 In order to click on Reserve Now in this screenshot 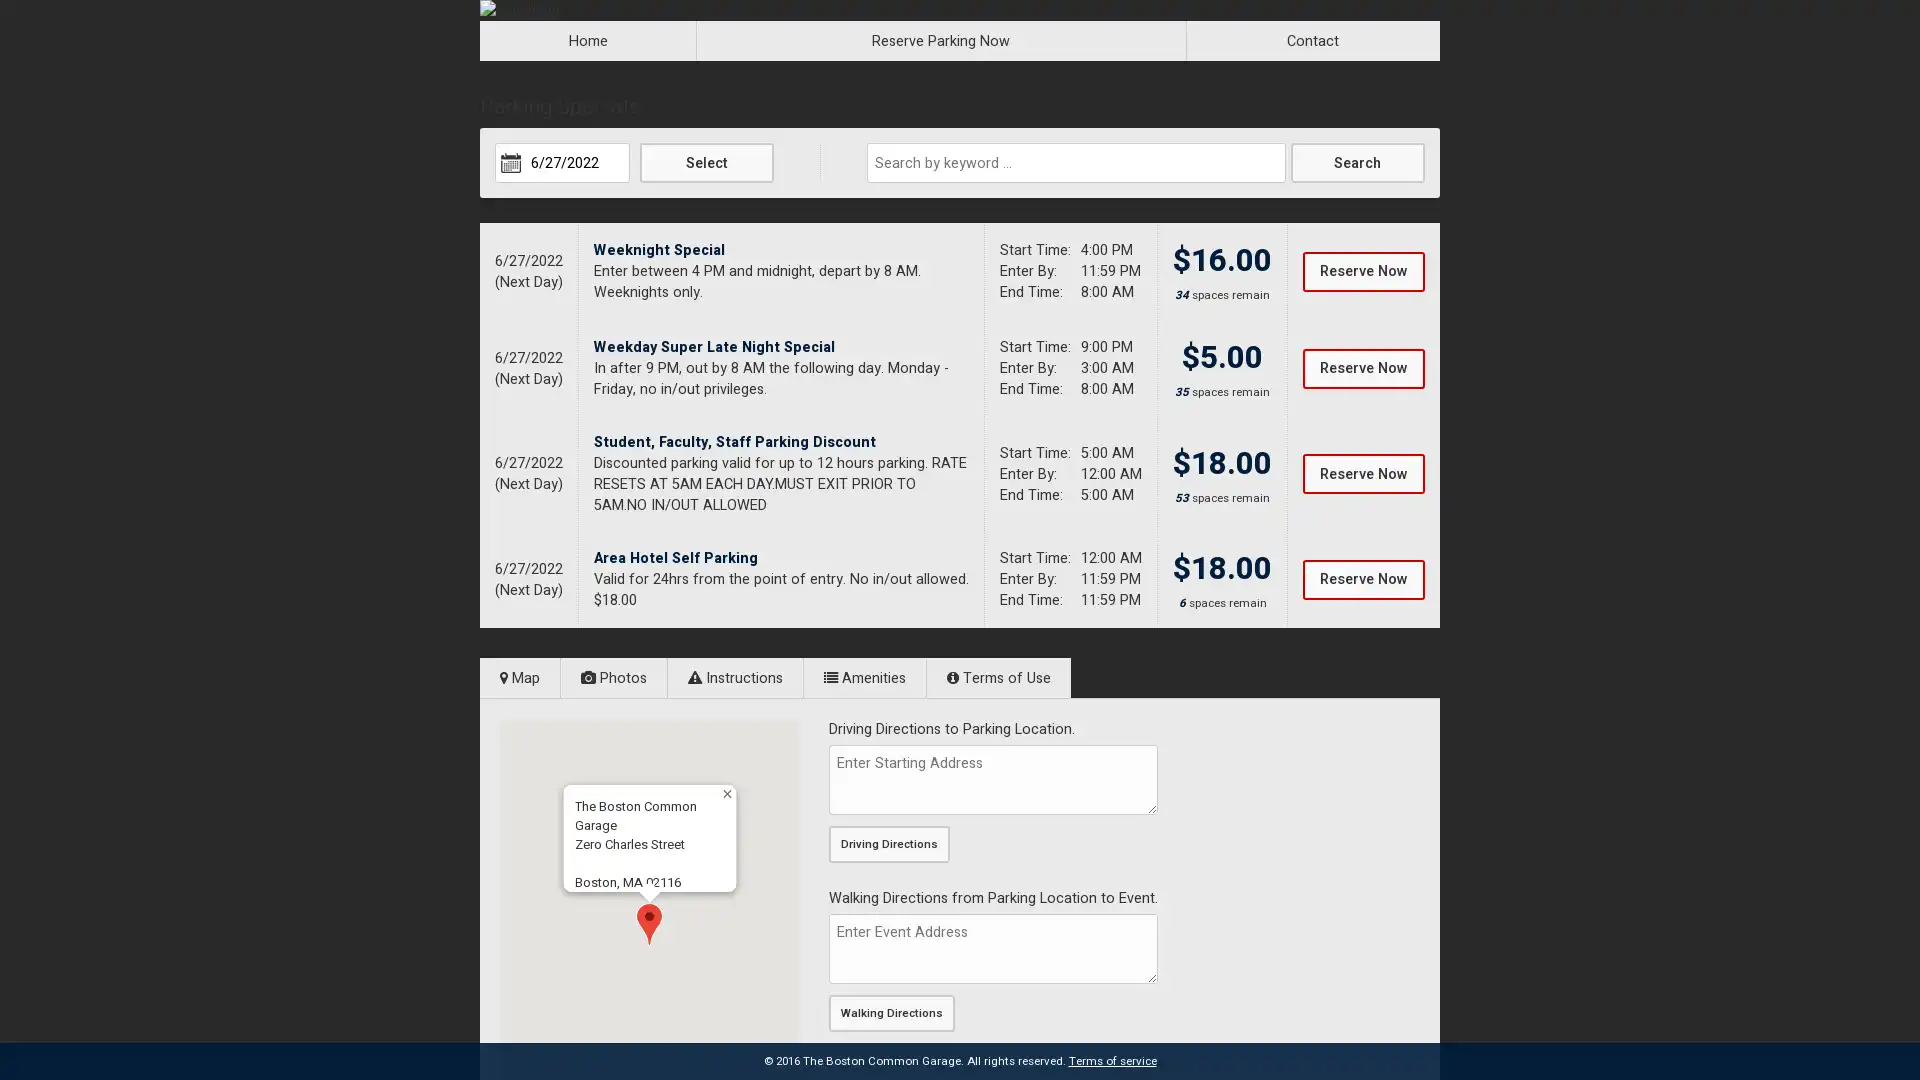, I will do `click(1362, 474)`.